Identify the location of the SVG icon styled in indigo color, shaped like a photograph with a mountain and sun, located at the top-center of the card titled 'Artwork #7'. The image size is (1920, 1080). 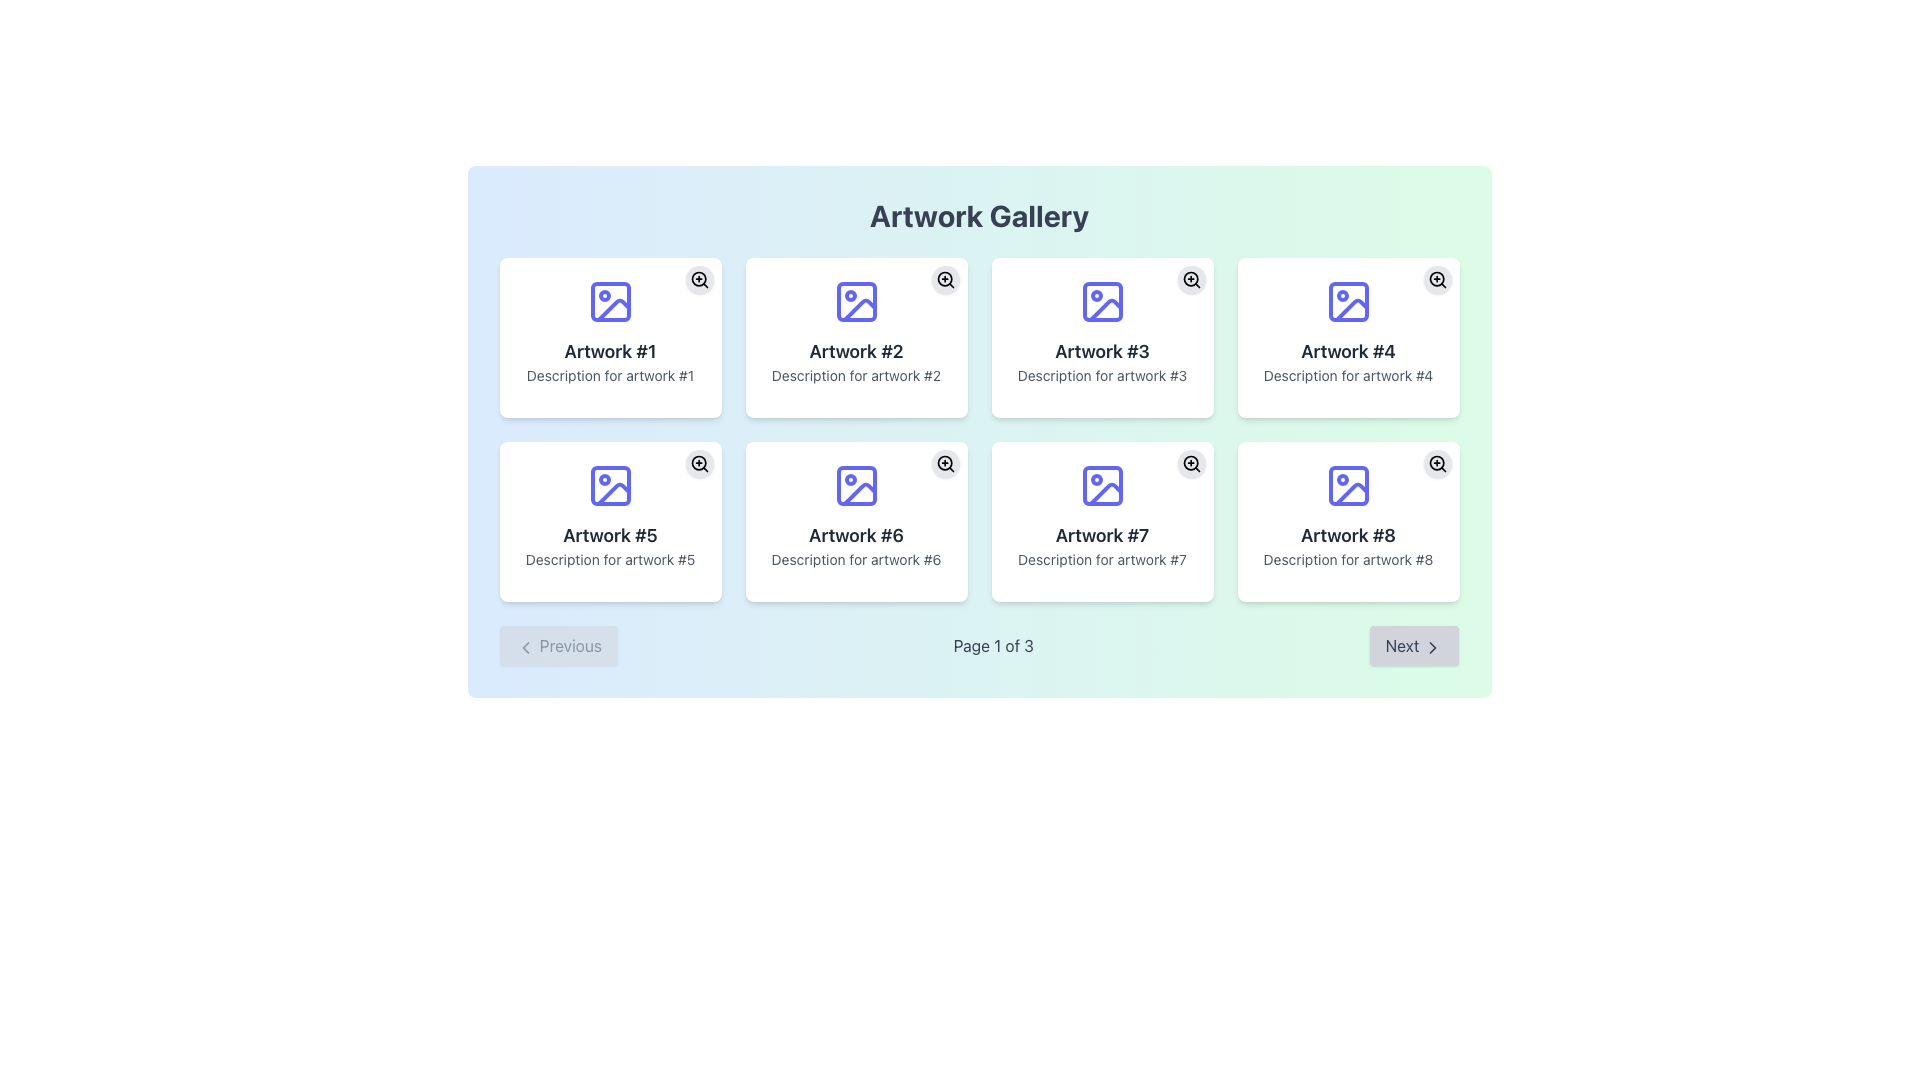
(1101, 486).